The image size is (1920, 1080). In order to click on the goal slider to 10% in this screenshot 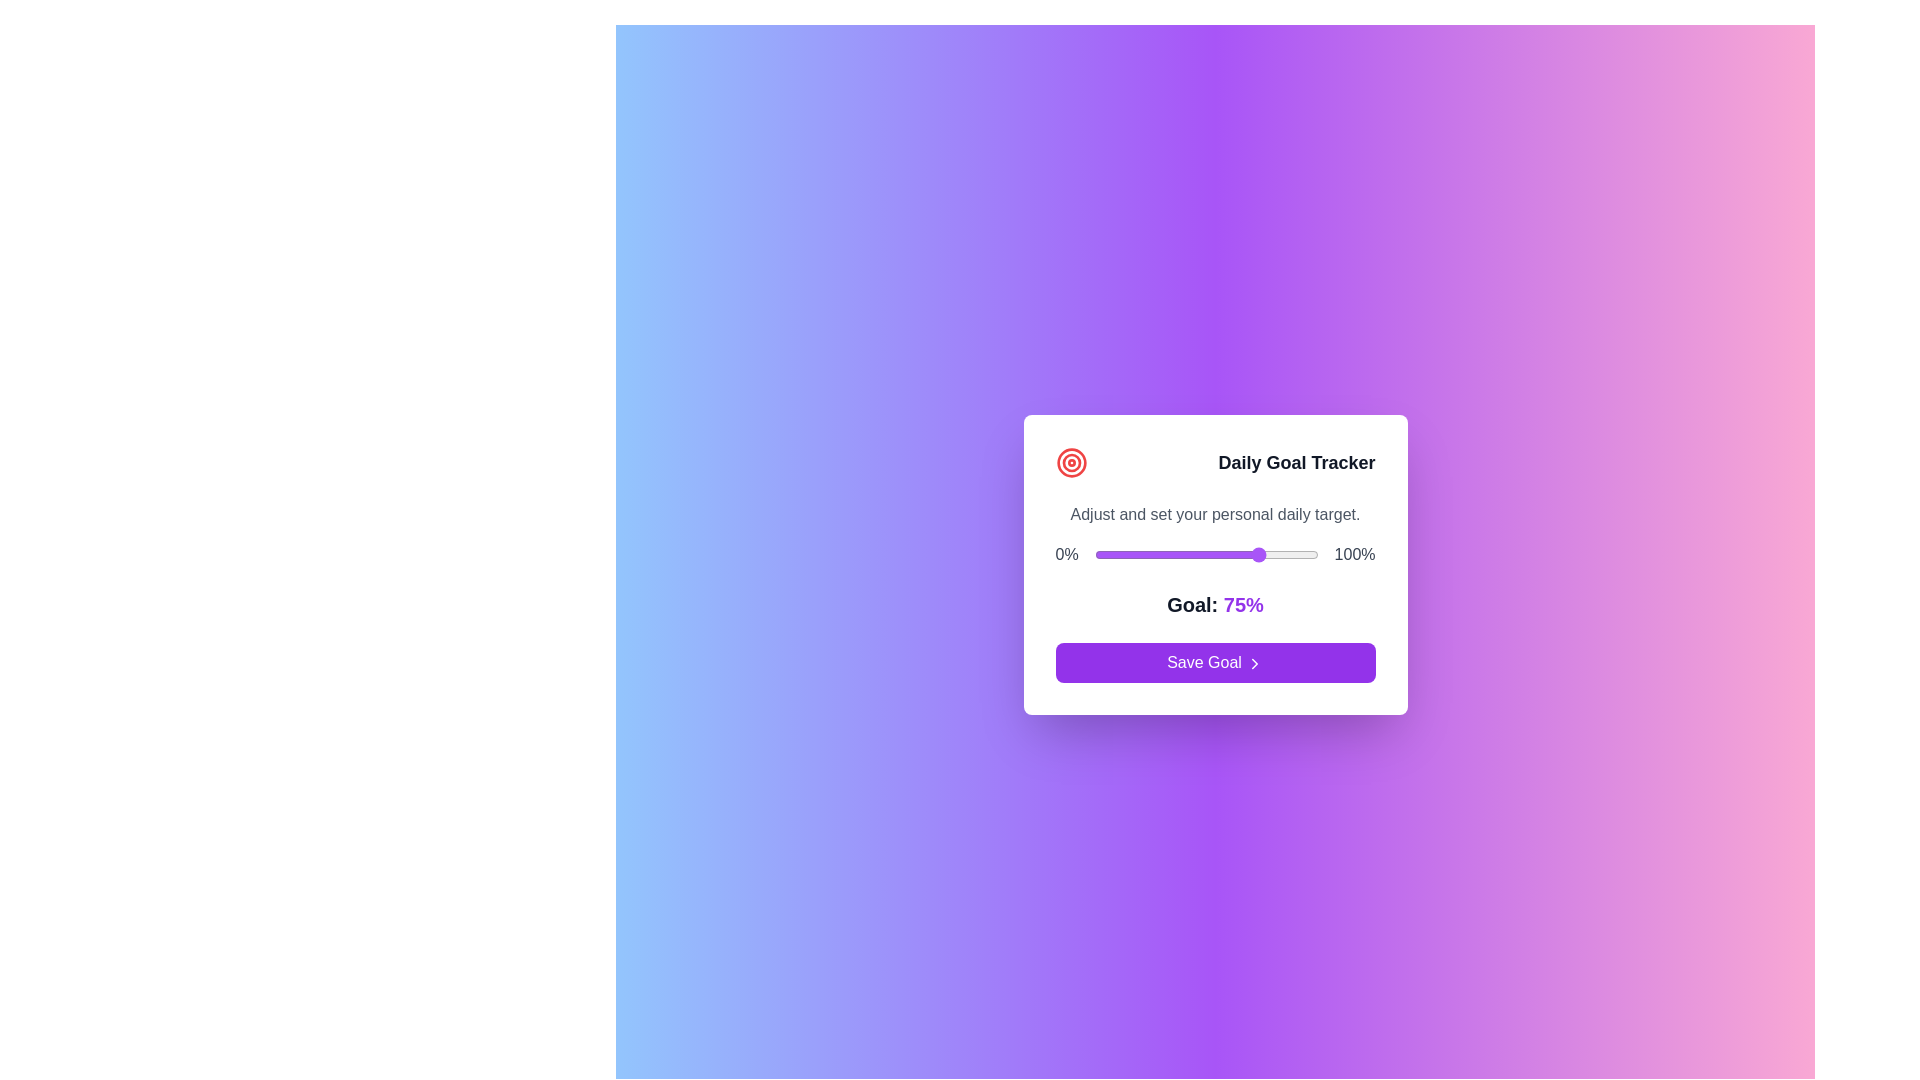, I will do `click(1116, 555)`.